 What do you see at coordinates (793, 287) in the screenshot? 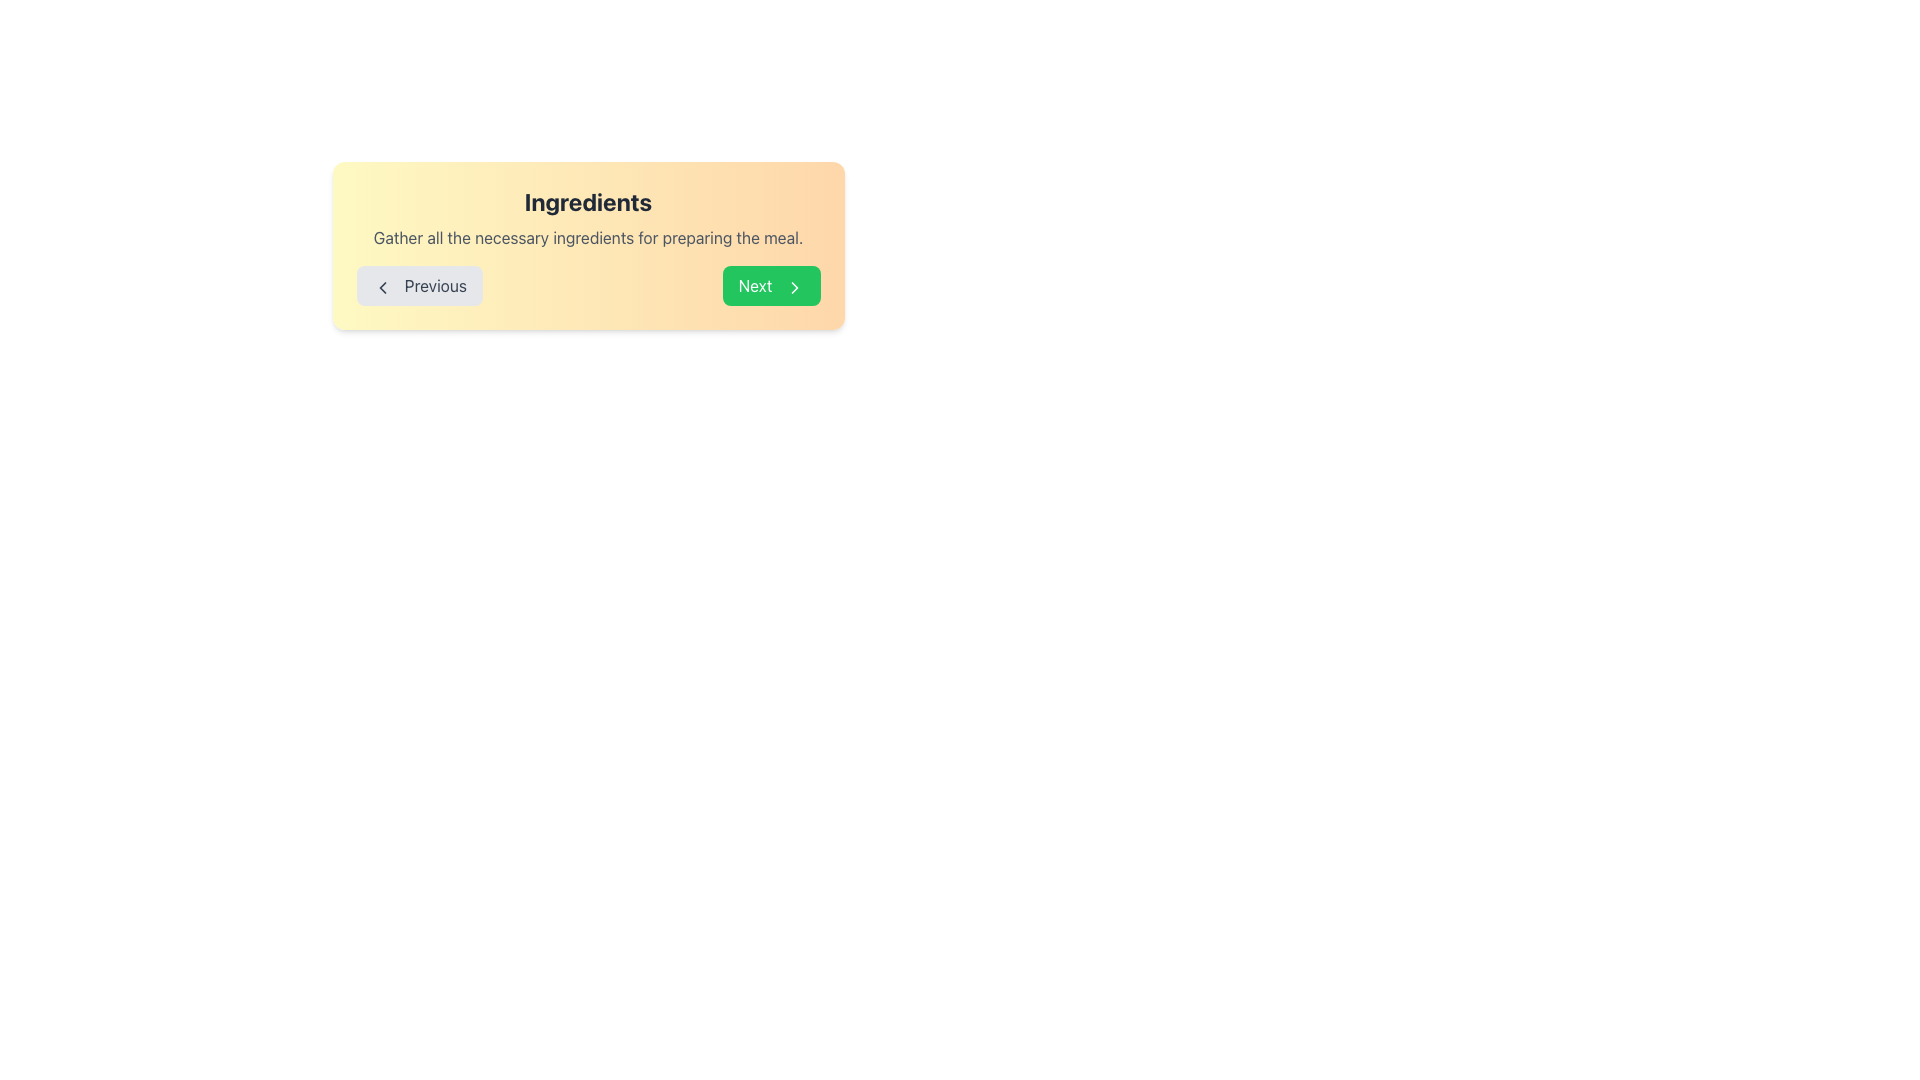
I see `the right-pointing chevron icon with a green background that is located next to the 'Next' button` at bounding box center [793, 287].